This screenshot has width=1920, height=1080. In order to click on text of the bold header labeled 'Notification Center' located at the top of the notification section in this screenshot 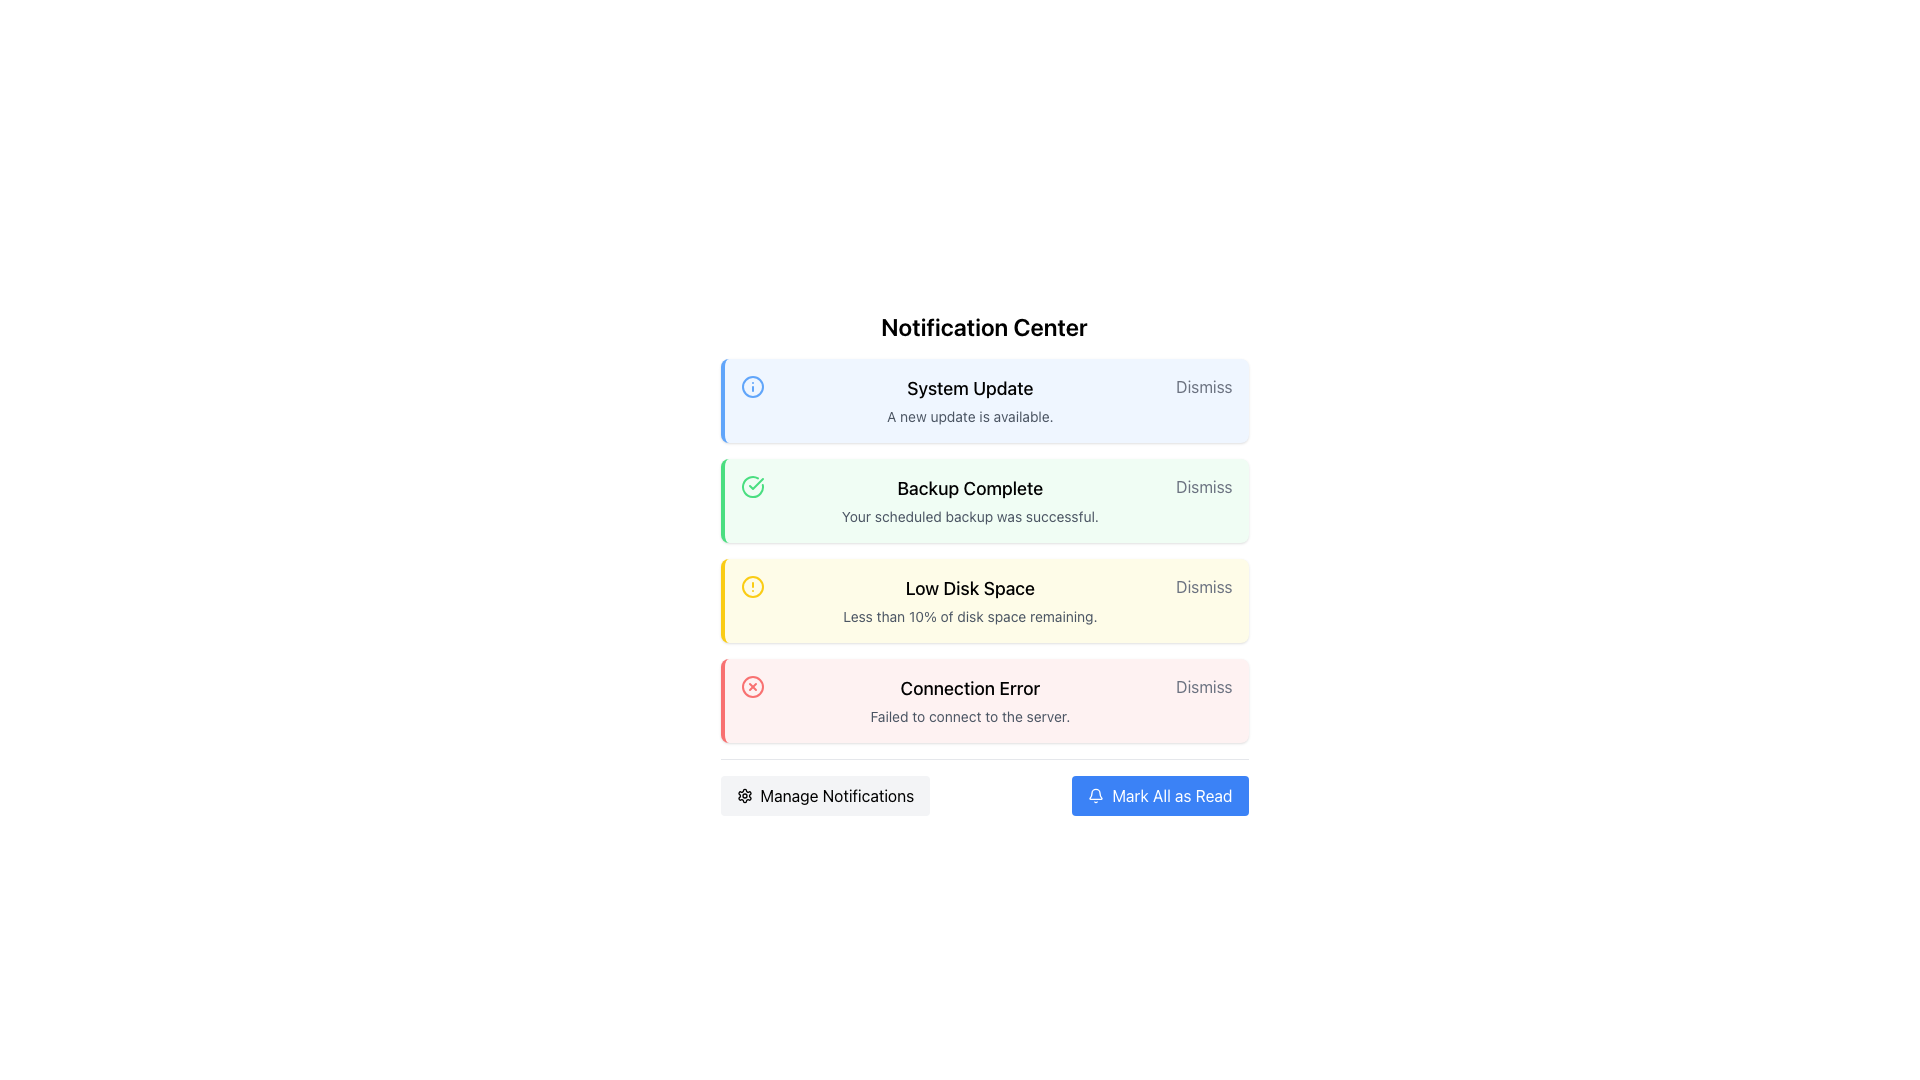, I will do `click(984, 326)`.